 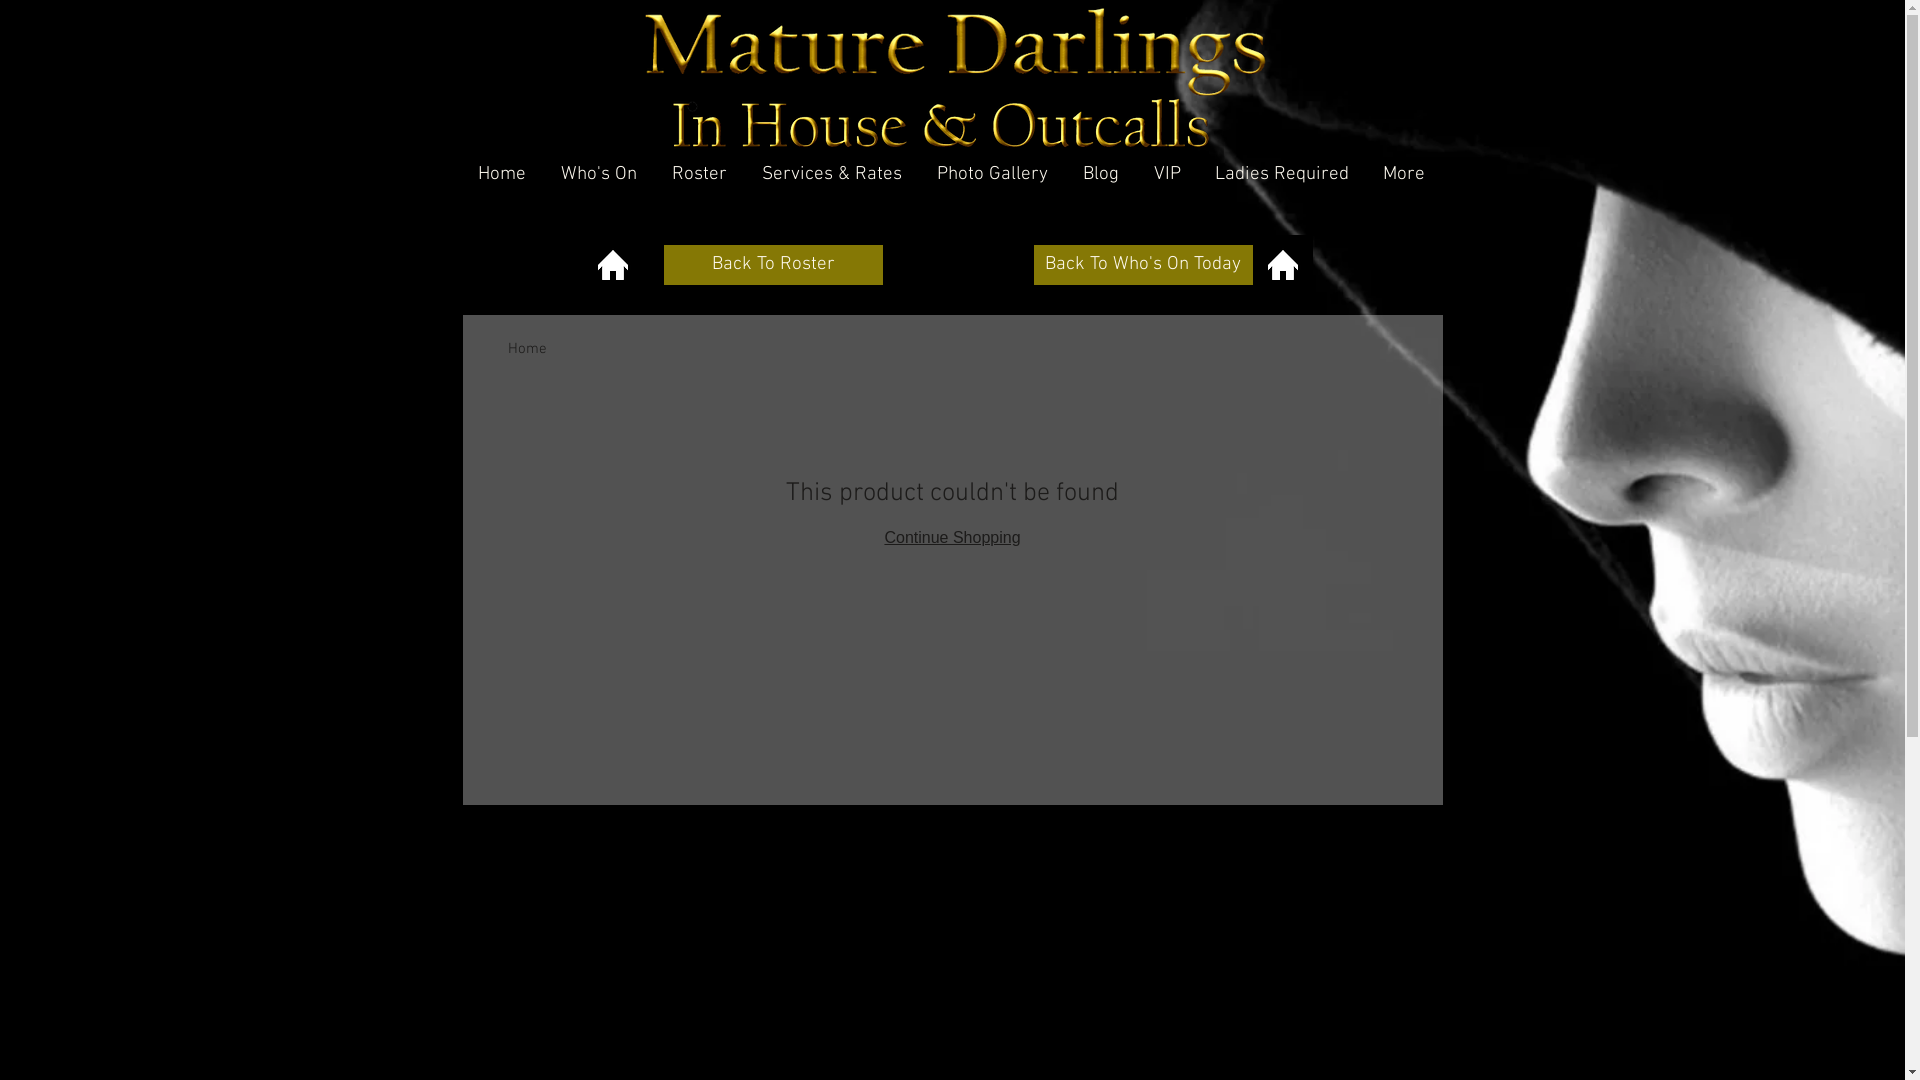 What do you see at coordinates (503, 173) in the screenshot?
I see `'Home'` at bounding box center [503, 173].